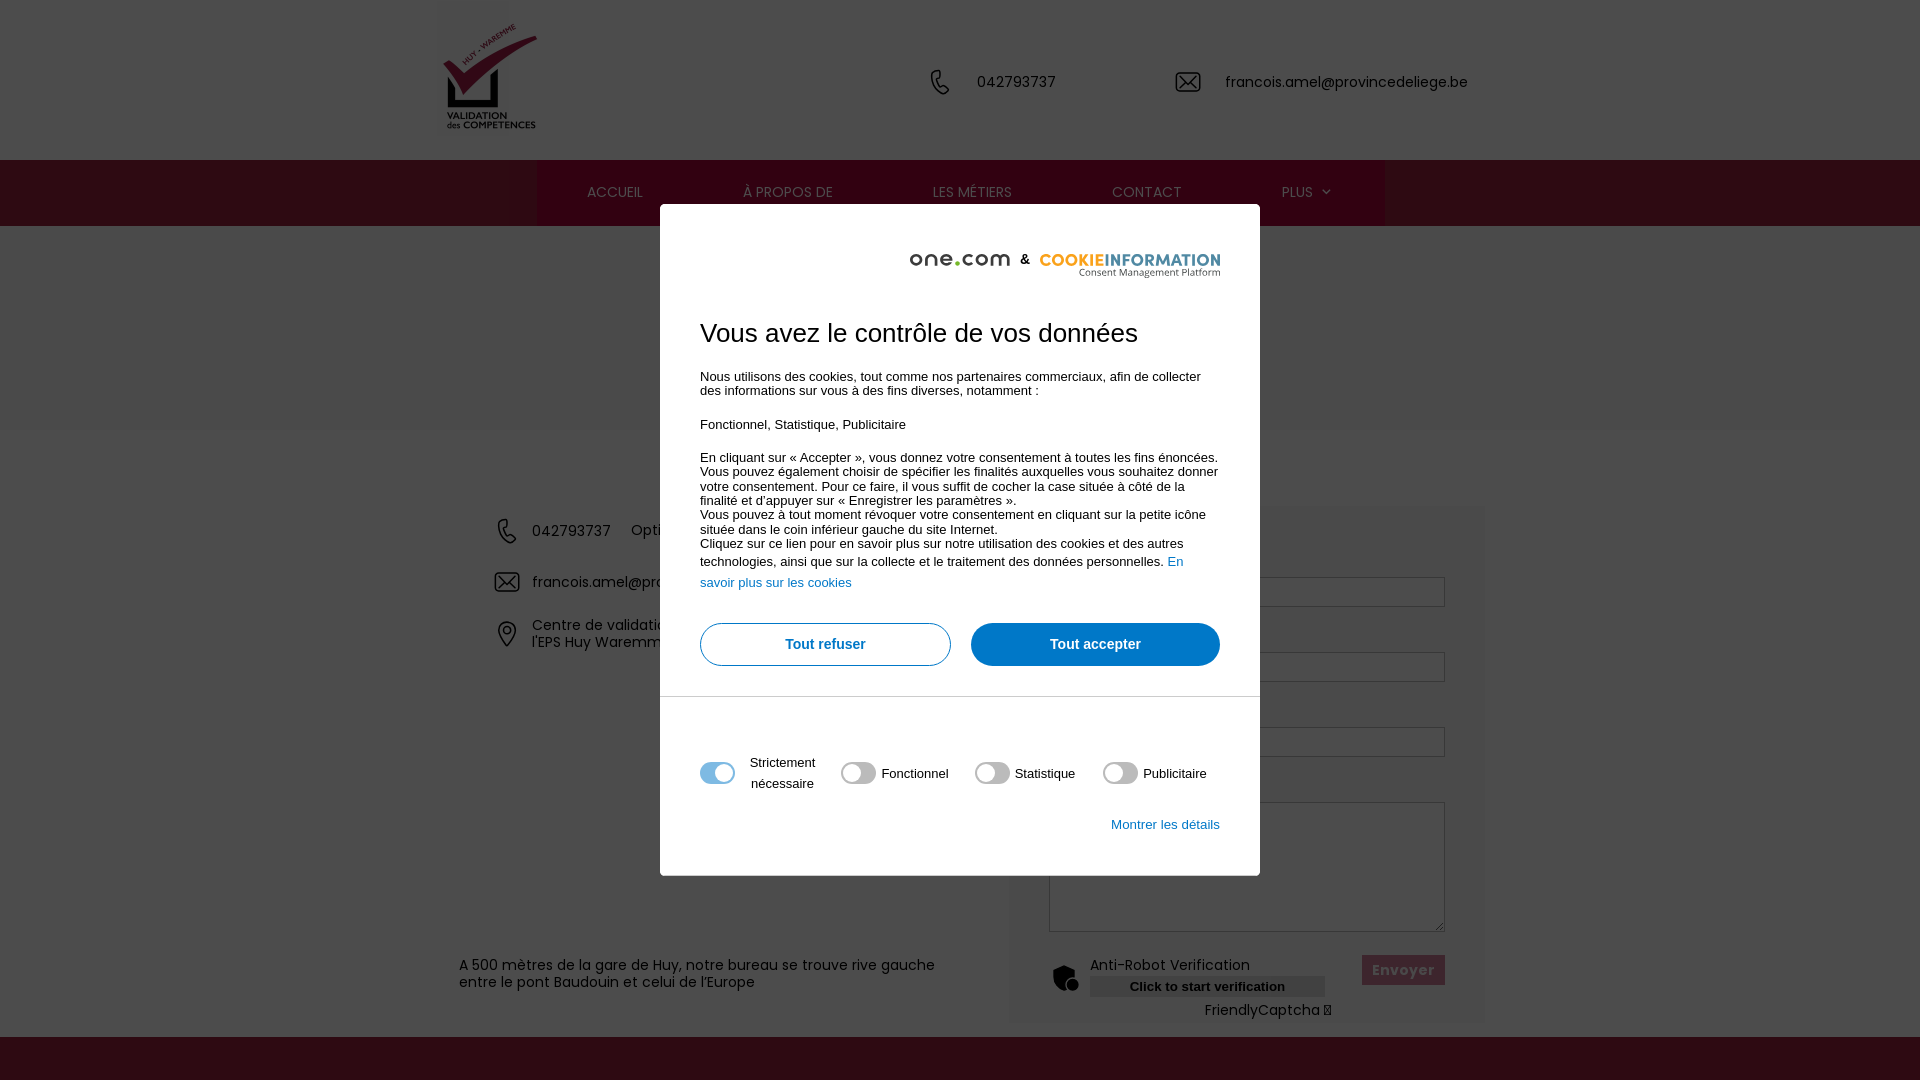  What do you see at coordinates (940, 571) in the screenshot?
I see `'En savoir plus sur les cookies'` at bounding box center [940, 571].